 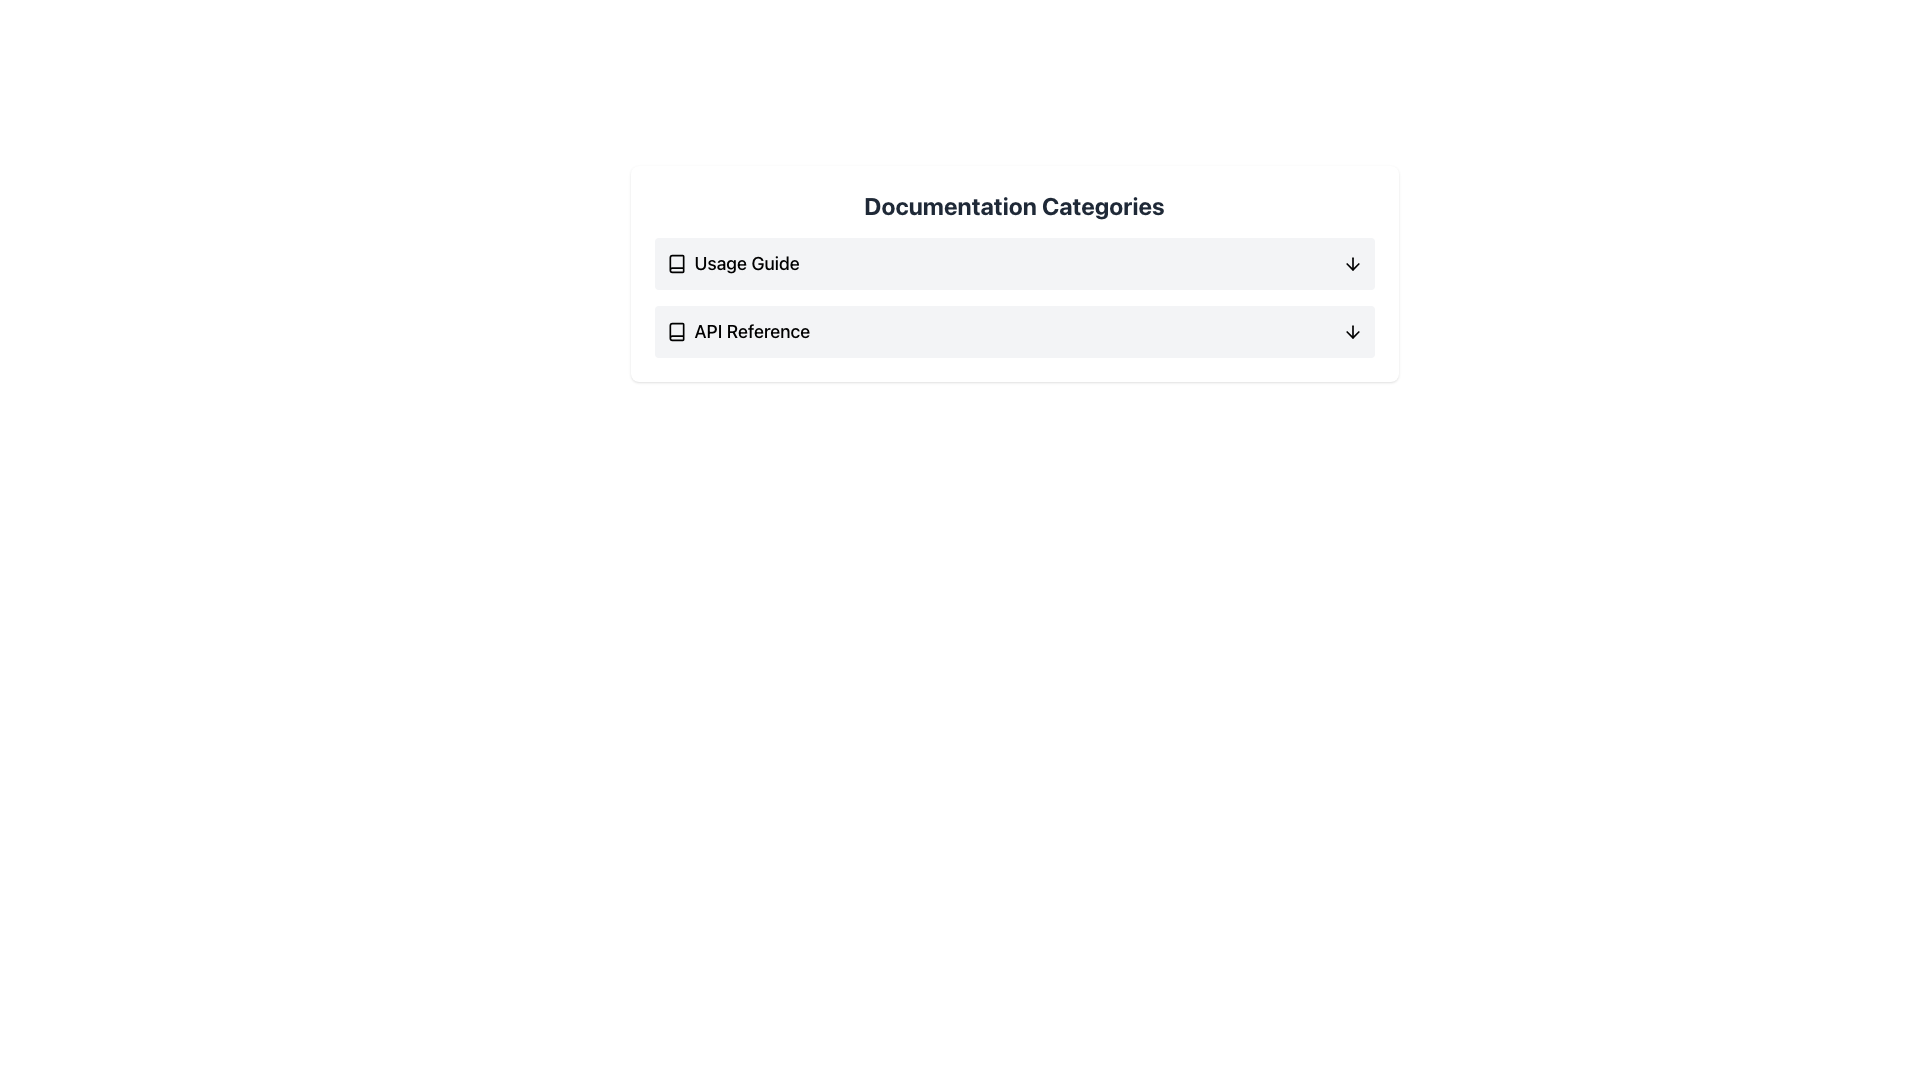 What do you see at coordinates (676, 262) in the screenshot?
I see `the non-interactive icon representing the first documentation category, located to the left of the 'Usage Guide' text` at bounding box center [676, 262].